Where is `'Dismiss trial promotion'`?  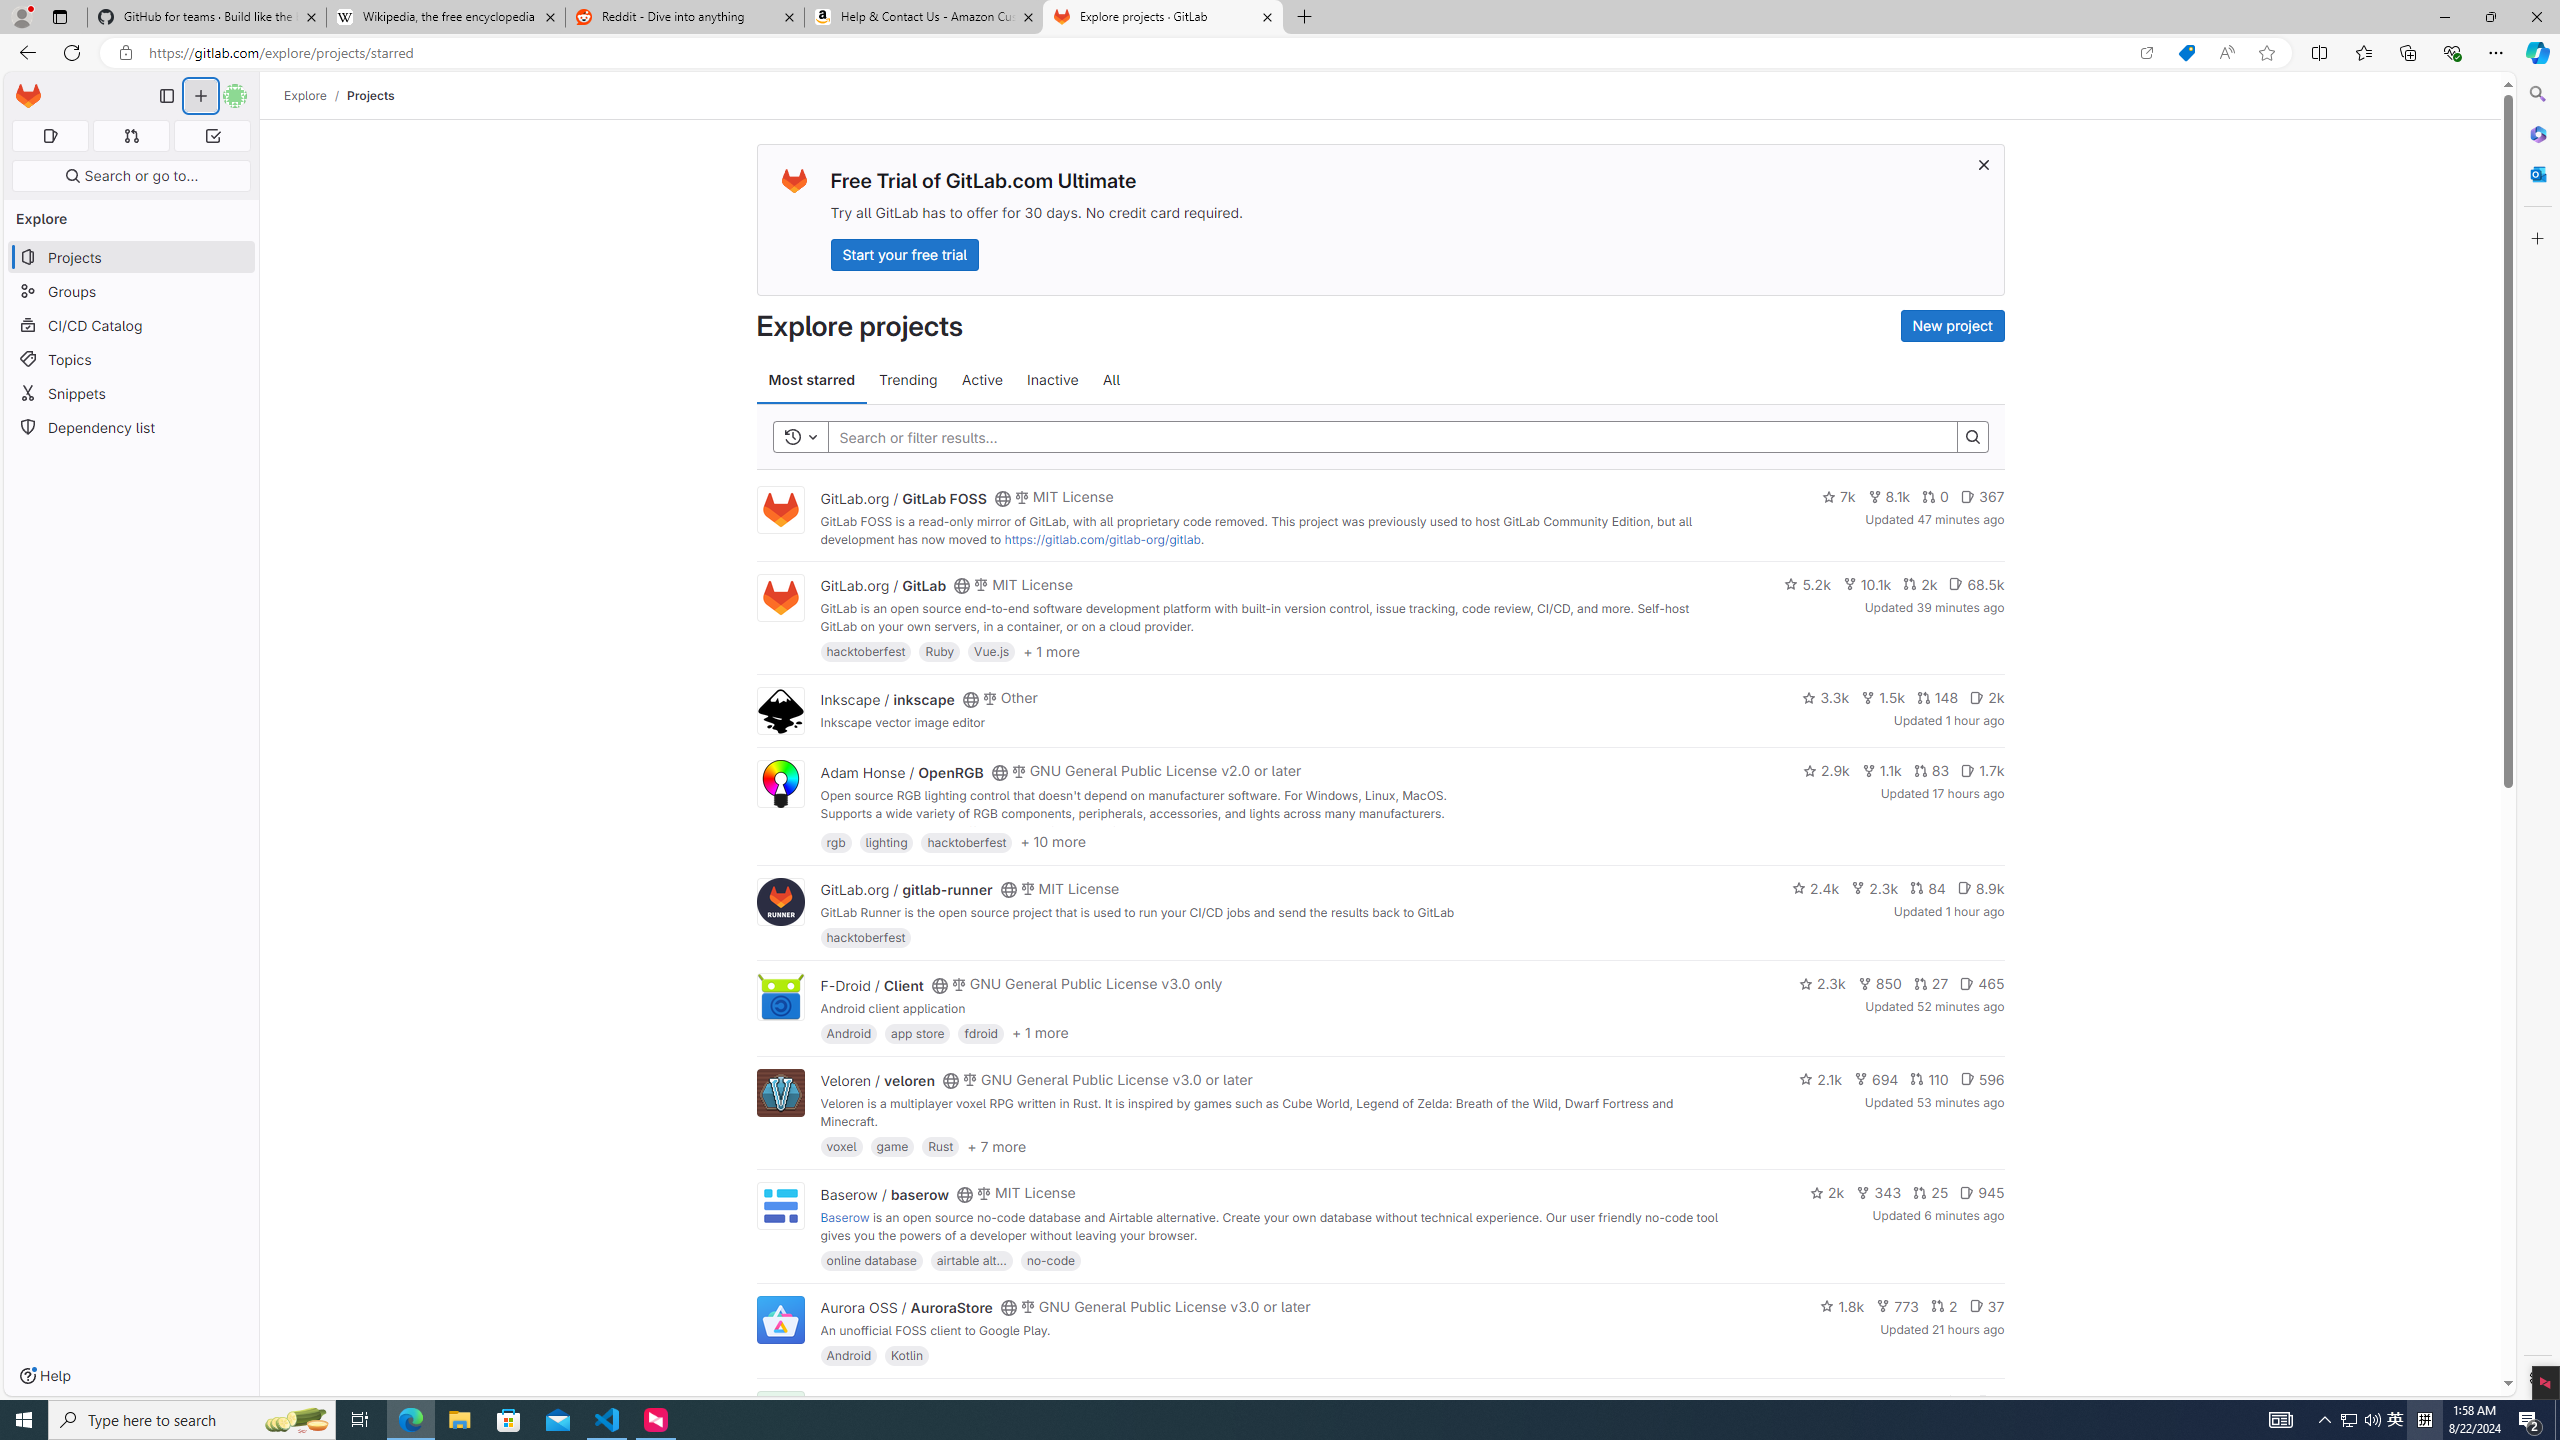 'Dismiss trial promotion' is located at coordinates (1984, 164).